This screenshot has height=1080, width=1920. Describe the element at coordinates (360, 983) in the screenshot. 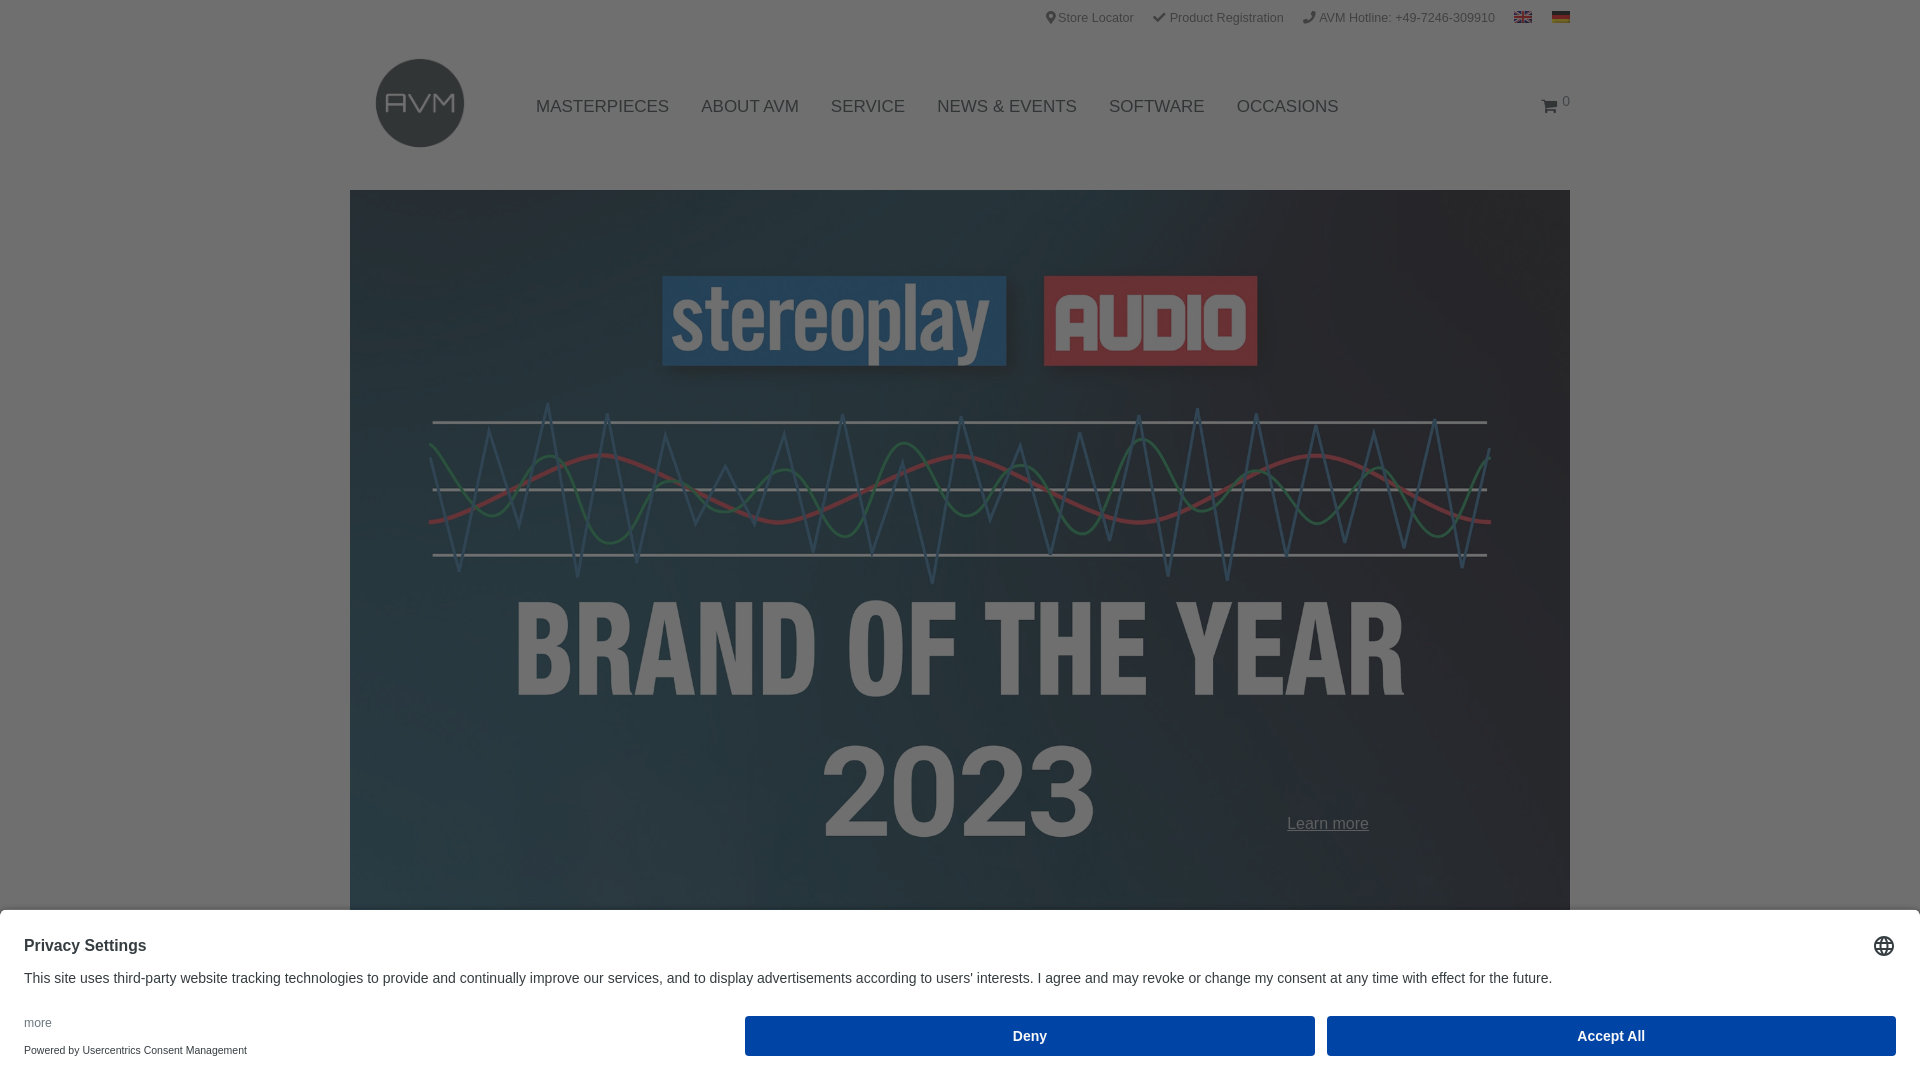

I see `'All'` at that location.